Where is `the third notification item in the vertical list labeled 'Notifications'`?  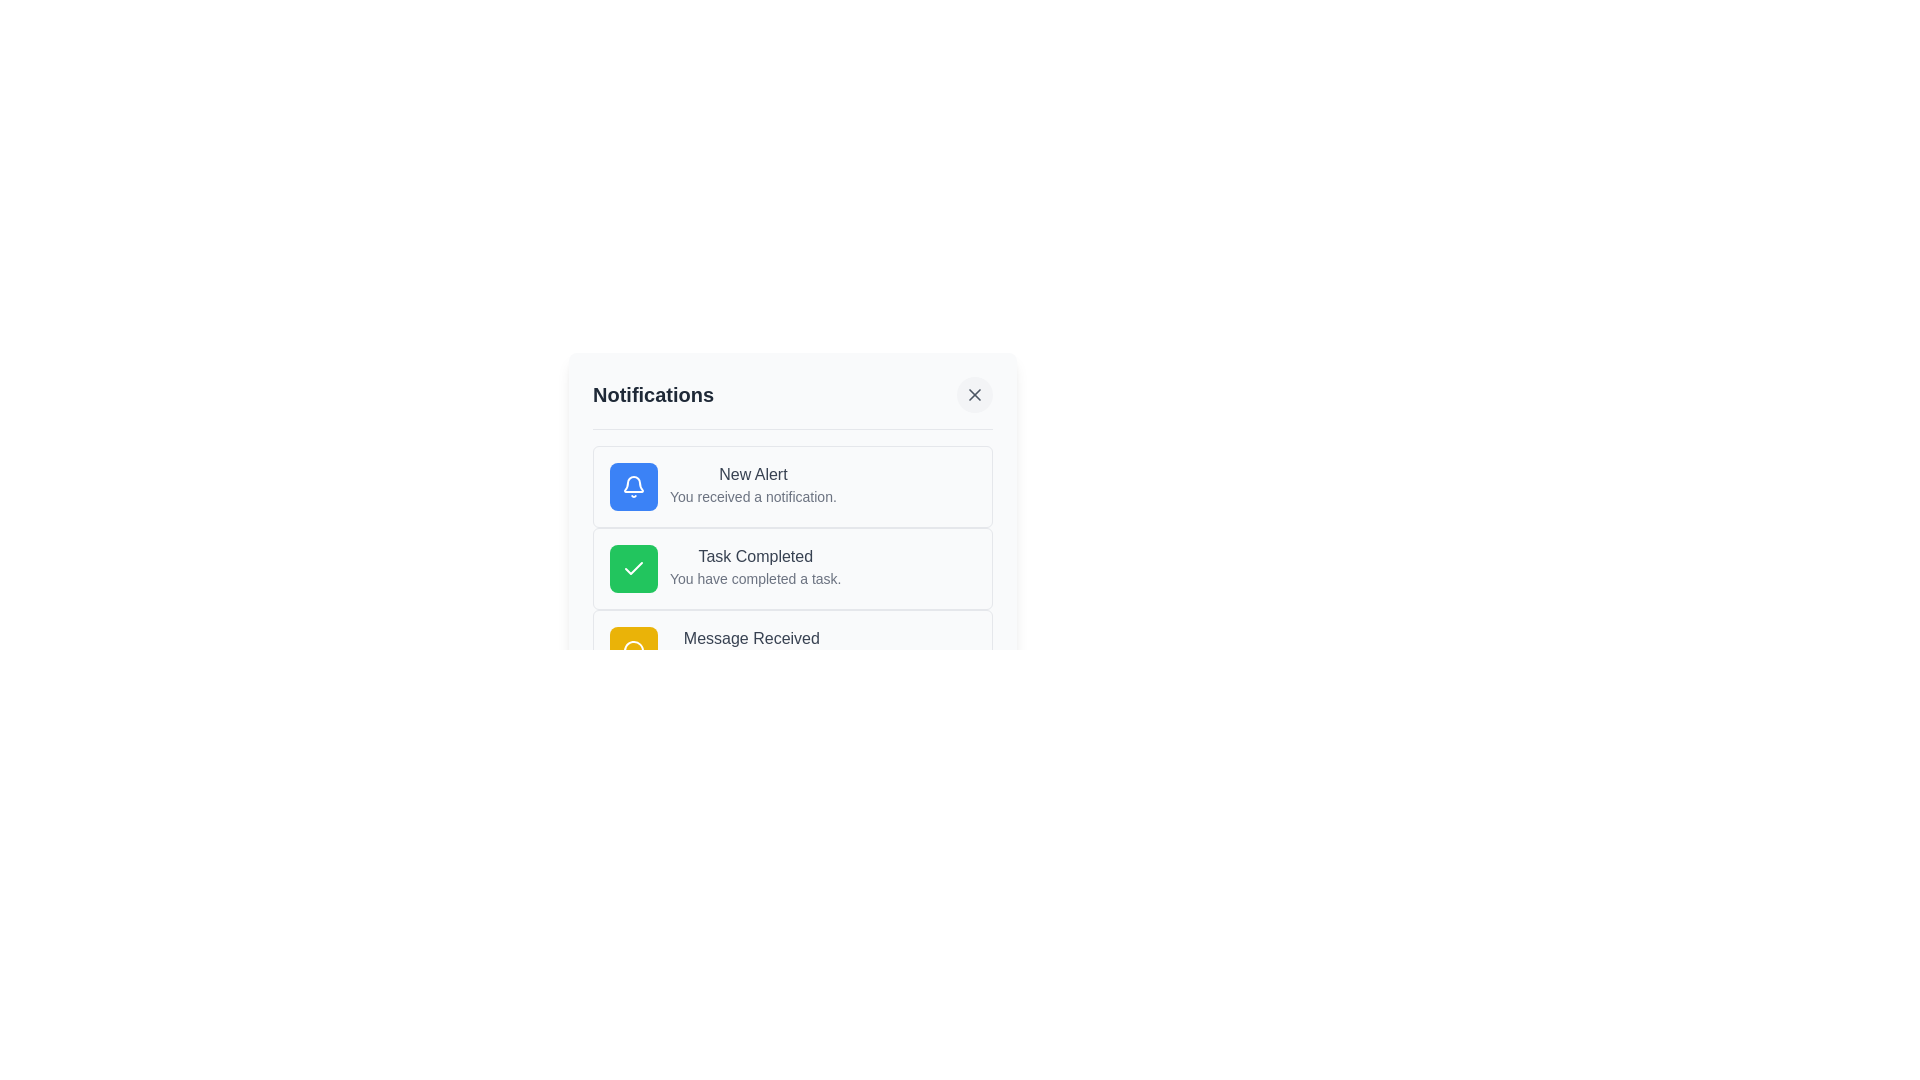 the third notification item in the vertical list labeled 'Notifications' is located at coordinates (791, 651).